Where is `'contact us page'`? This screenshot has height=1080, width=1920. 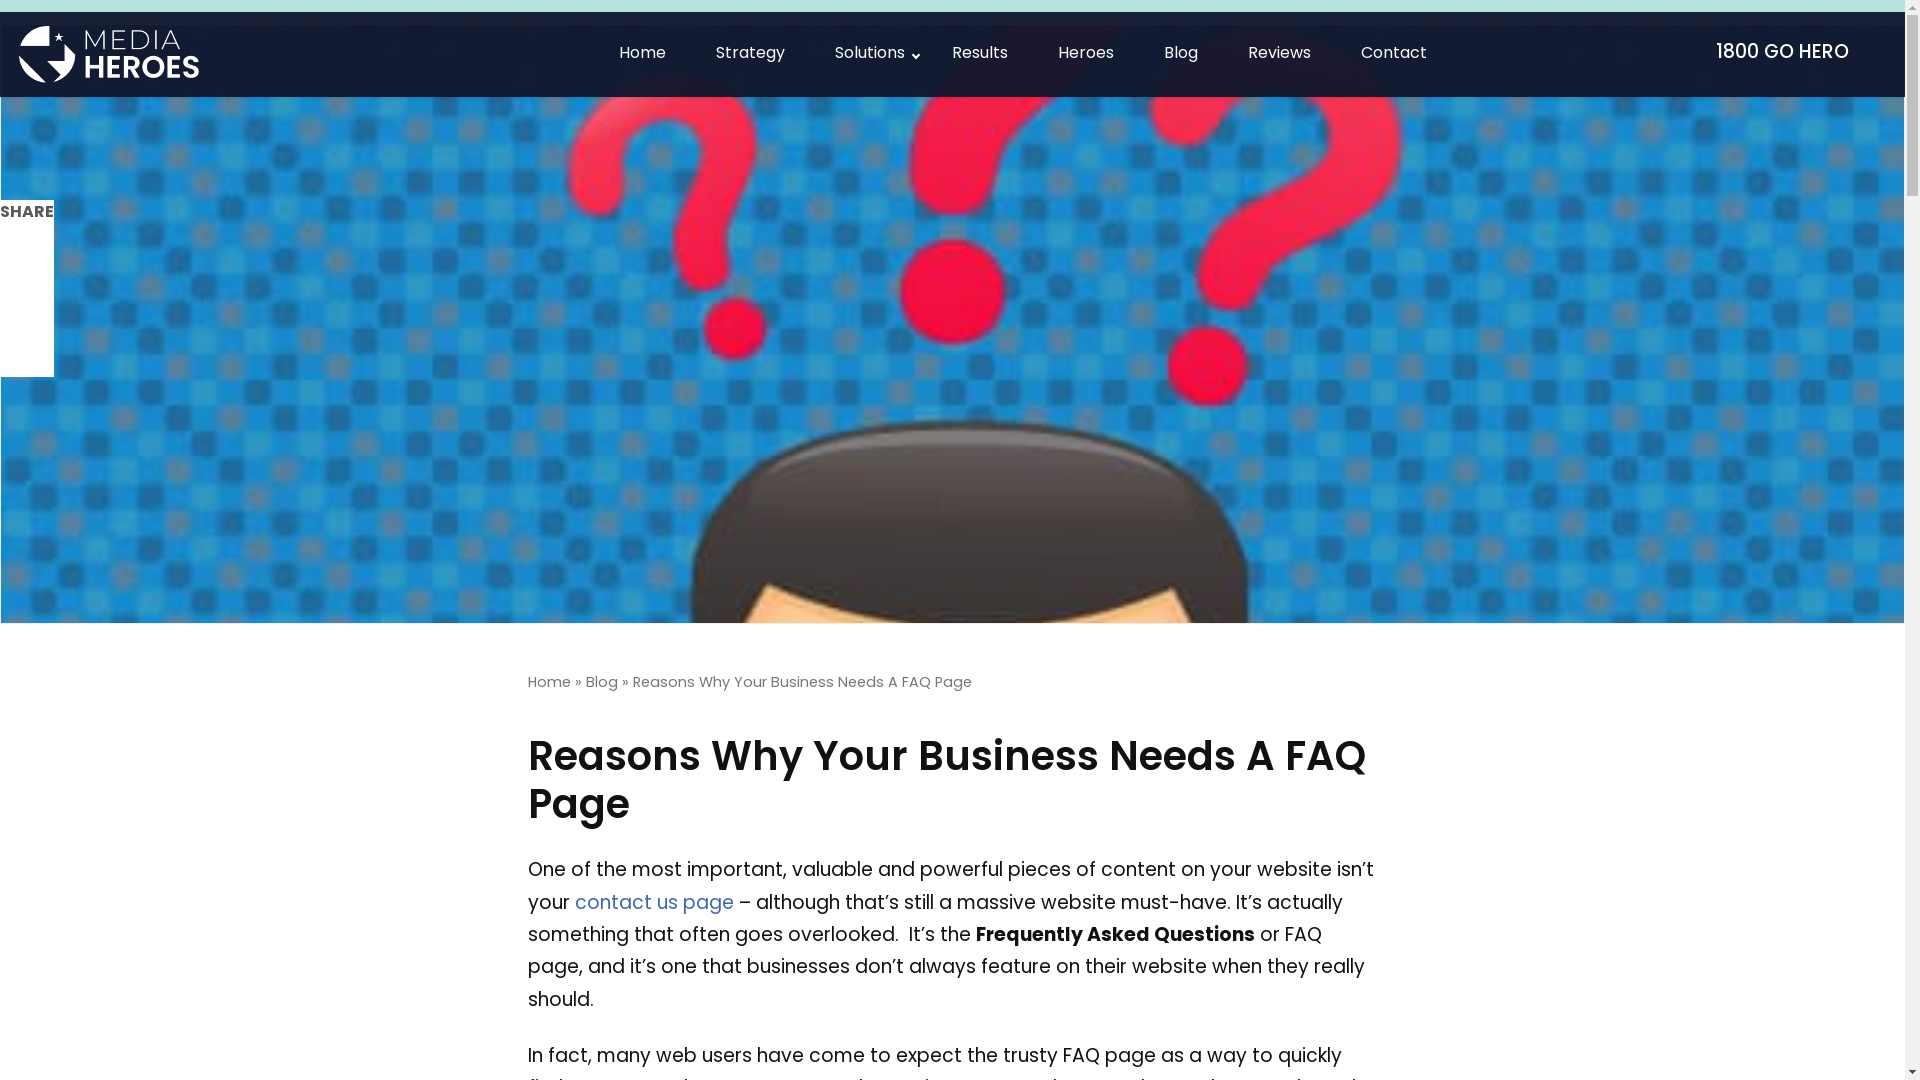
'contact us page' is located at coordinates (573, 904).